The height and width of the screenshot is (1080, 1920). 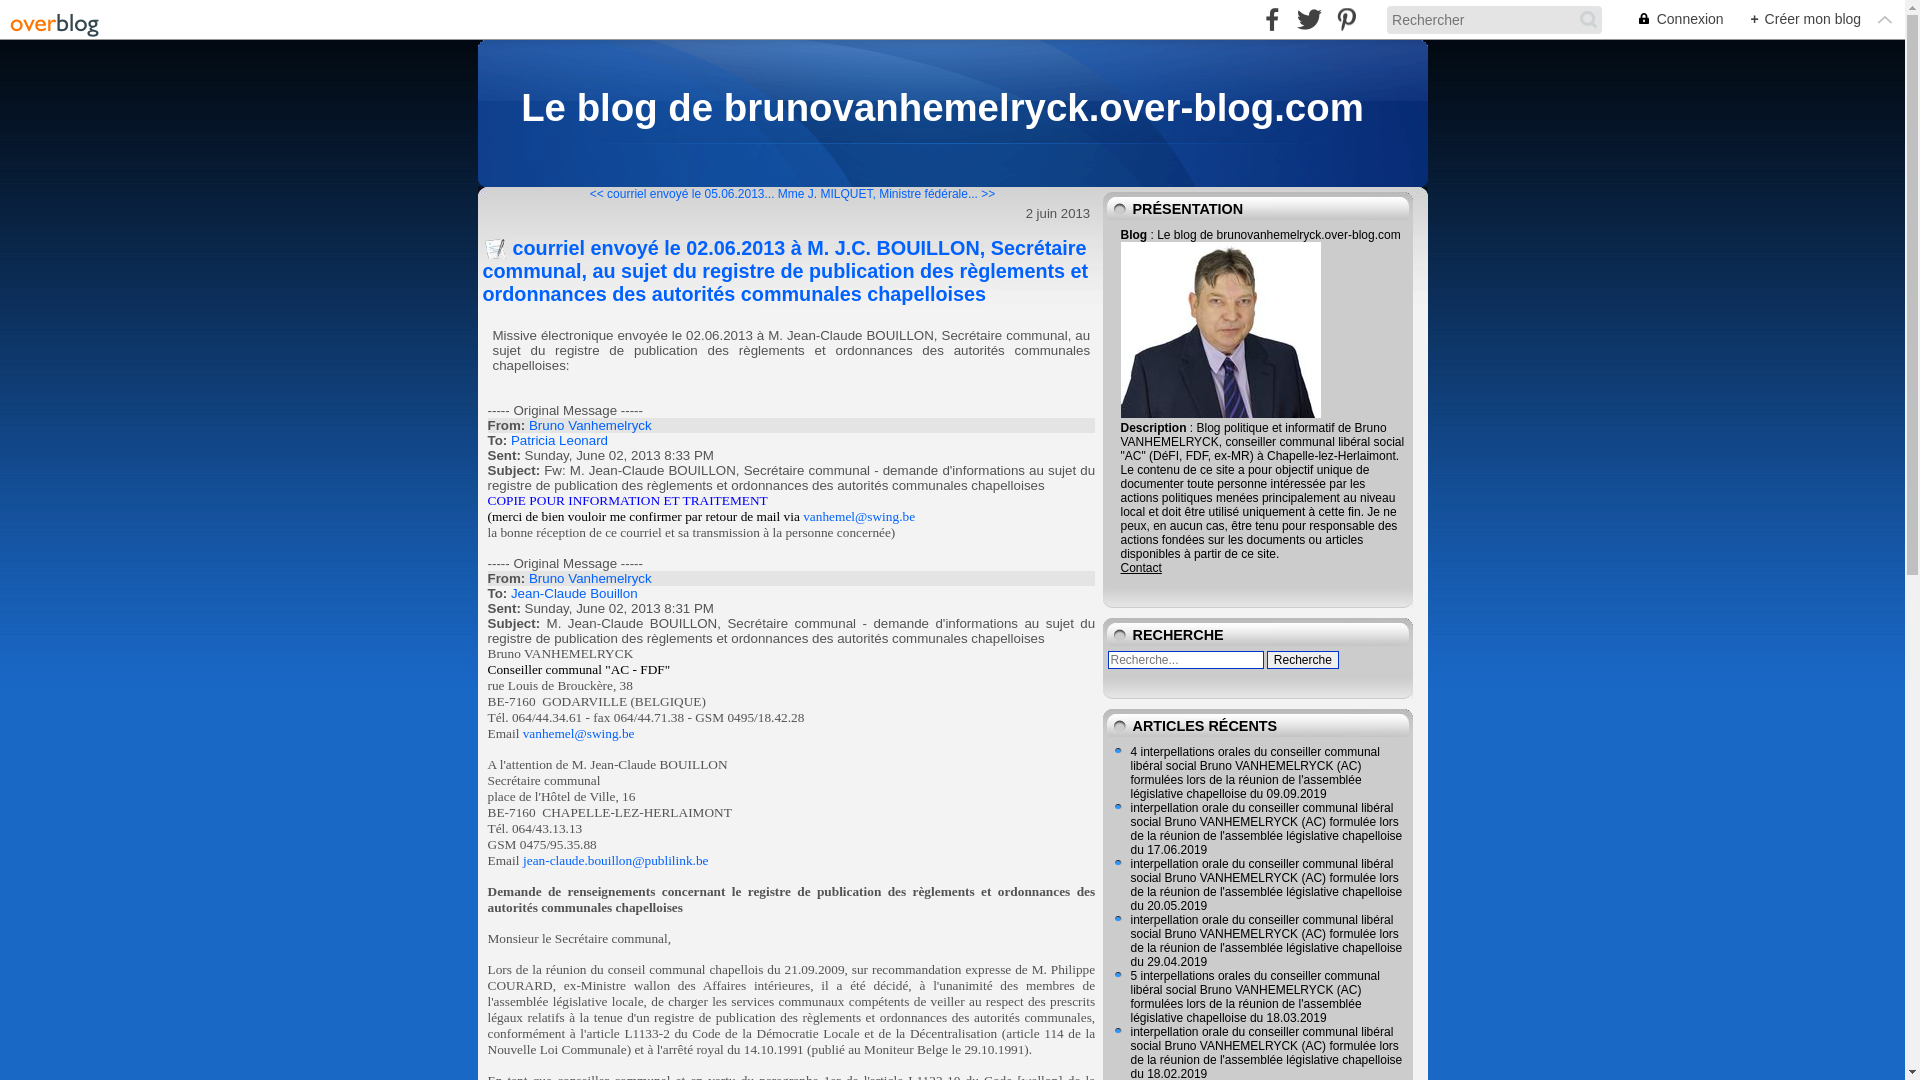 What do you see at coordinates (589, 424) in the screenshot?
I see `'Bruno Vanhemelryck'` at bounding box center [589, 424].